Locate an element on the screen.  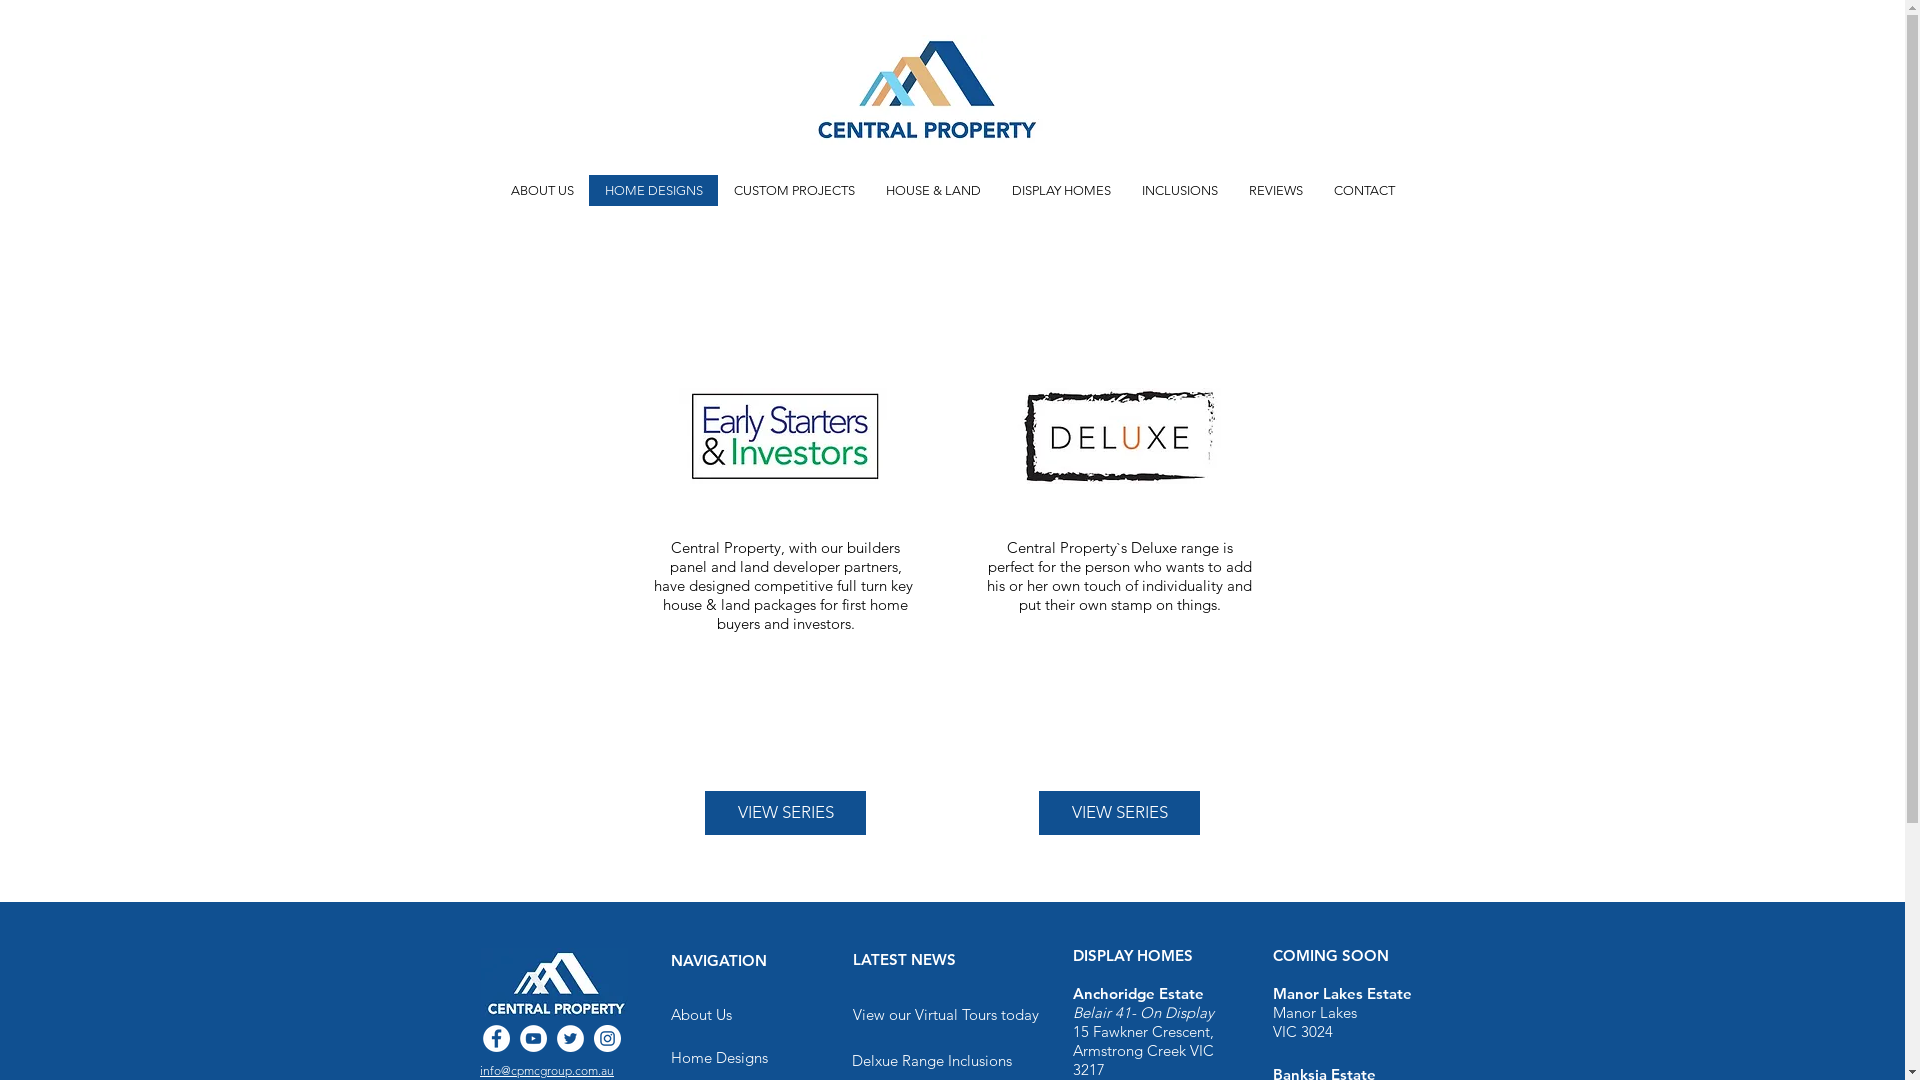
'View our' is located at coordinates (882, 1014).